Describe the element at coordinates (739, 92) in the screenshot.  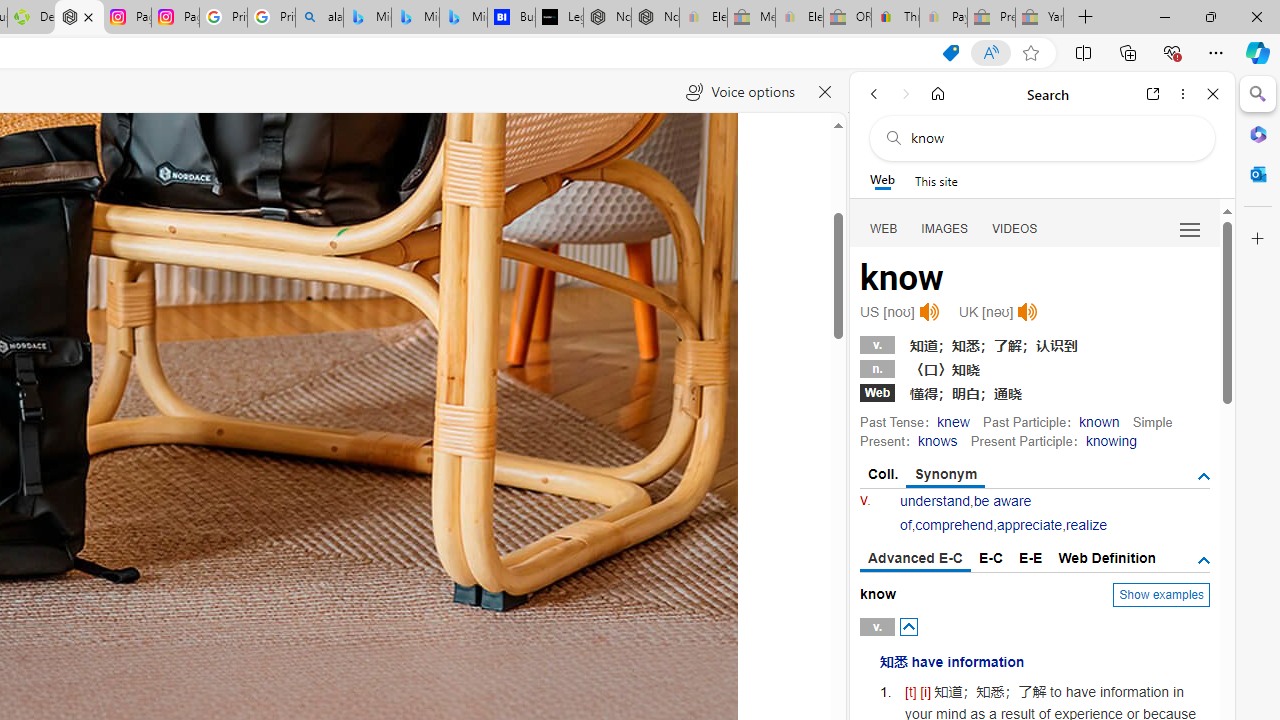
I see `'Voice options'` at that location.